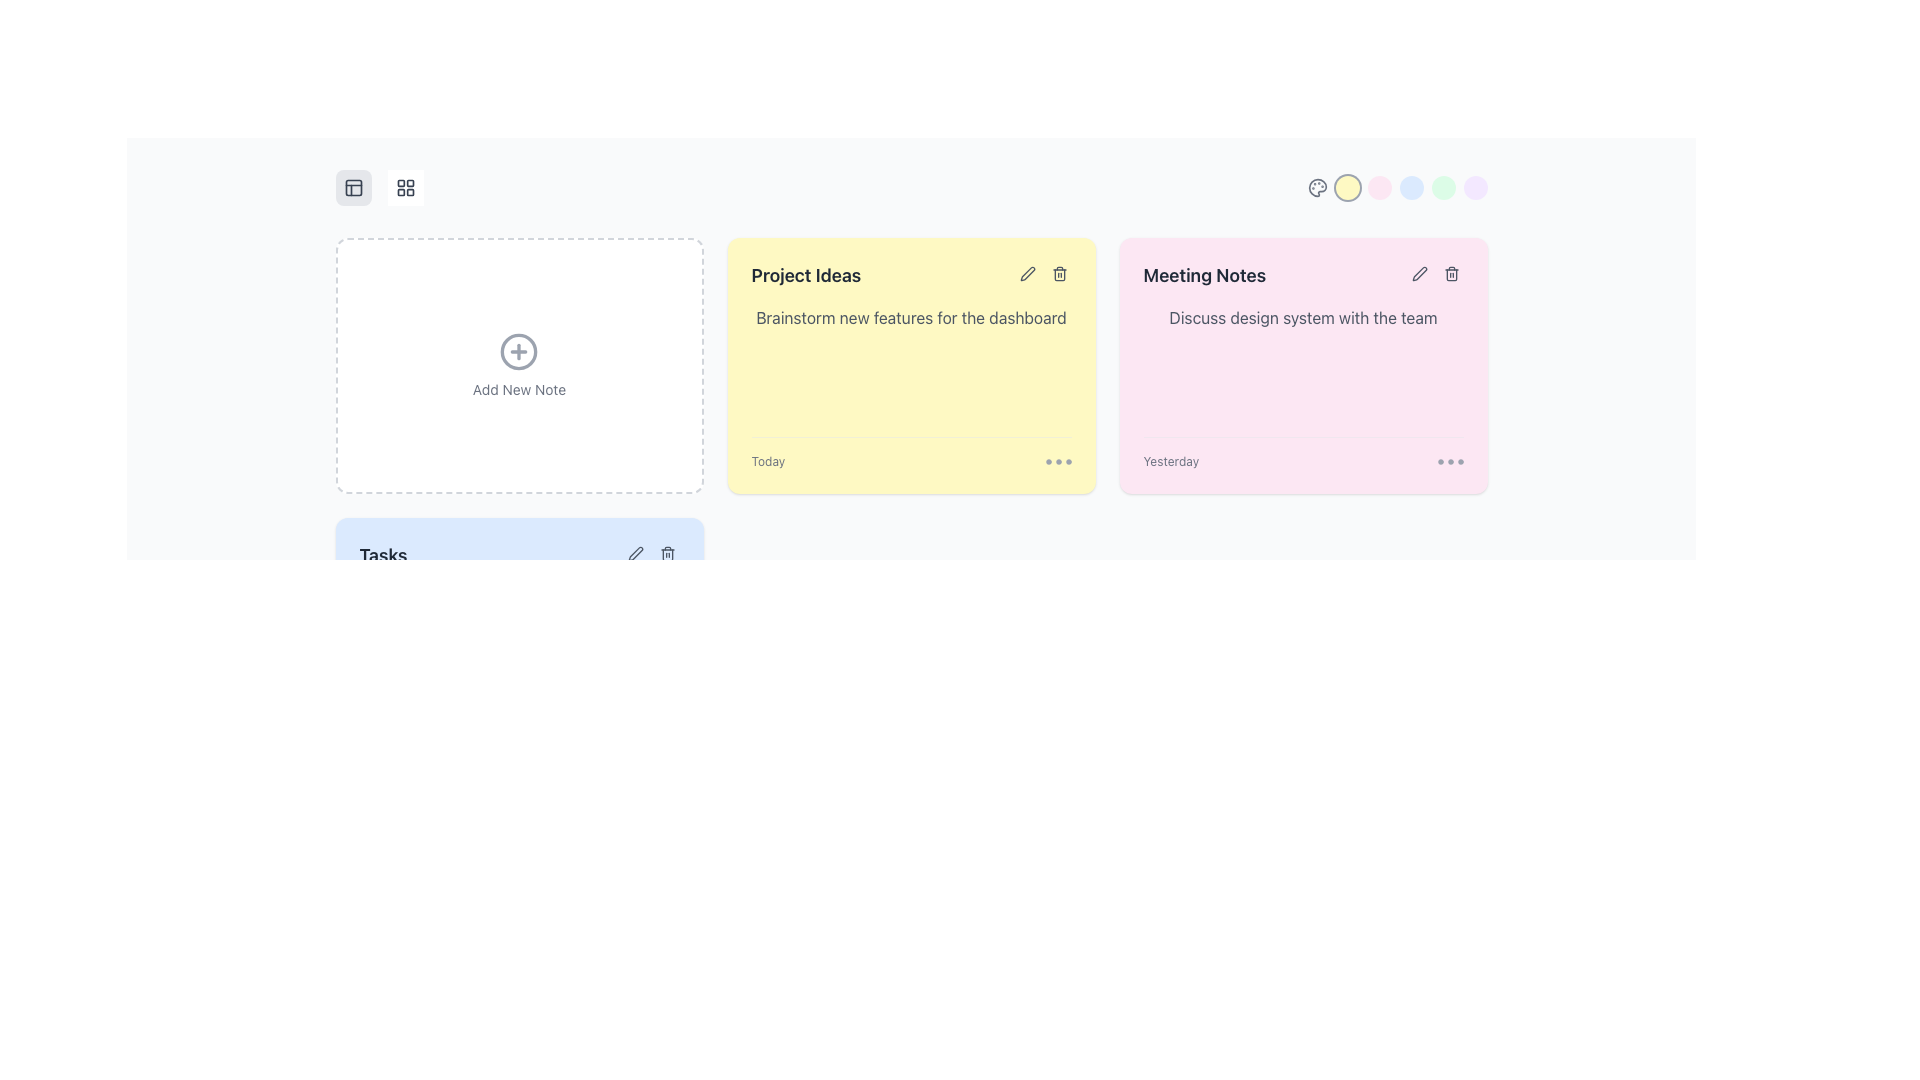  What do you see at coordinates (1058, 273) in the screenshot?
I see `the trash bin icon located in the top-right corner of the 'Project Ideas' card` at bounding box center [1058, 273].